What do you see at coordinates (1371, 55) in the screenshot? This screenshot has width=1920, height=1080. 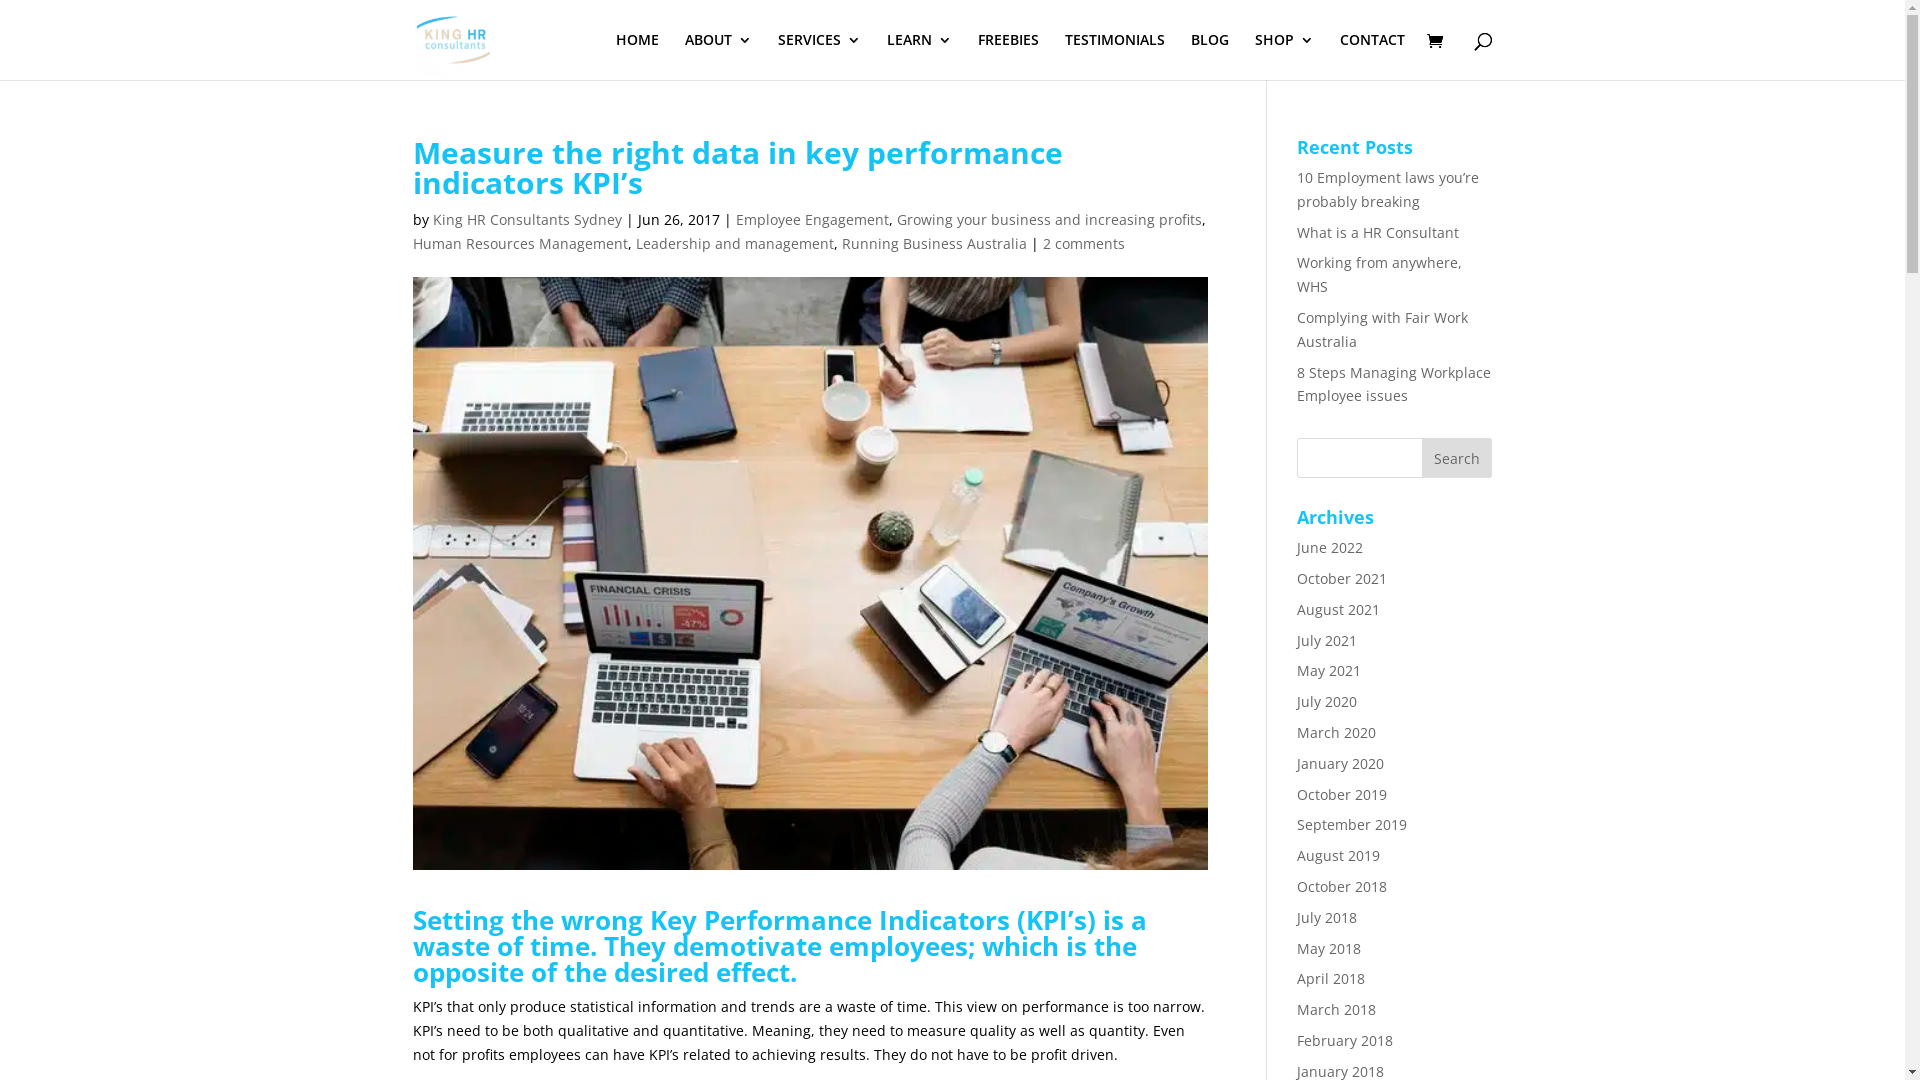 I see `'CONTACT'` at bounding box center [1371, 55].